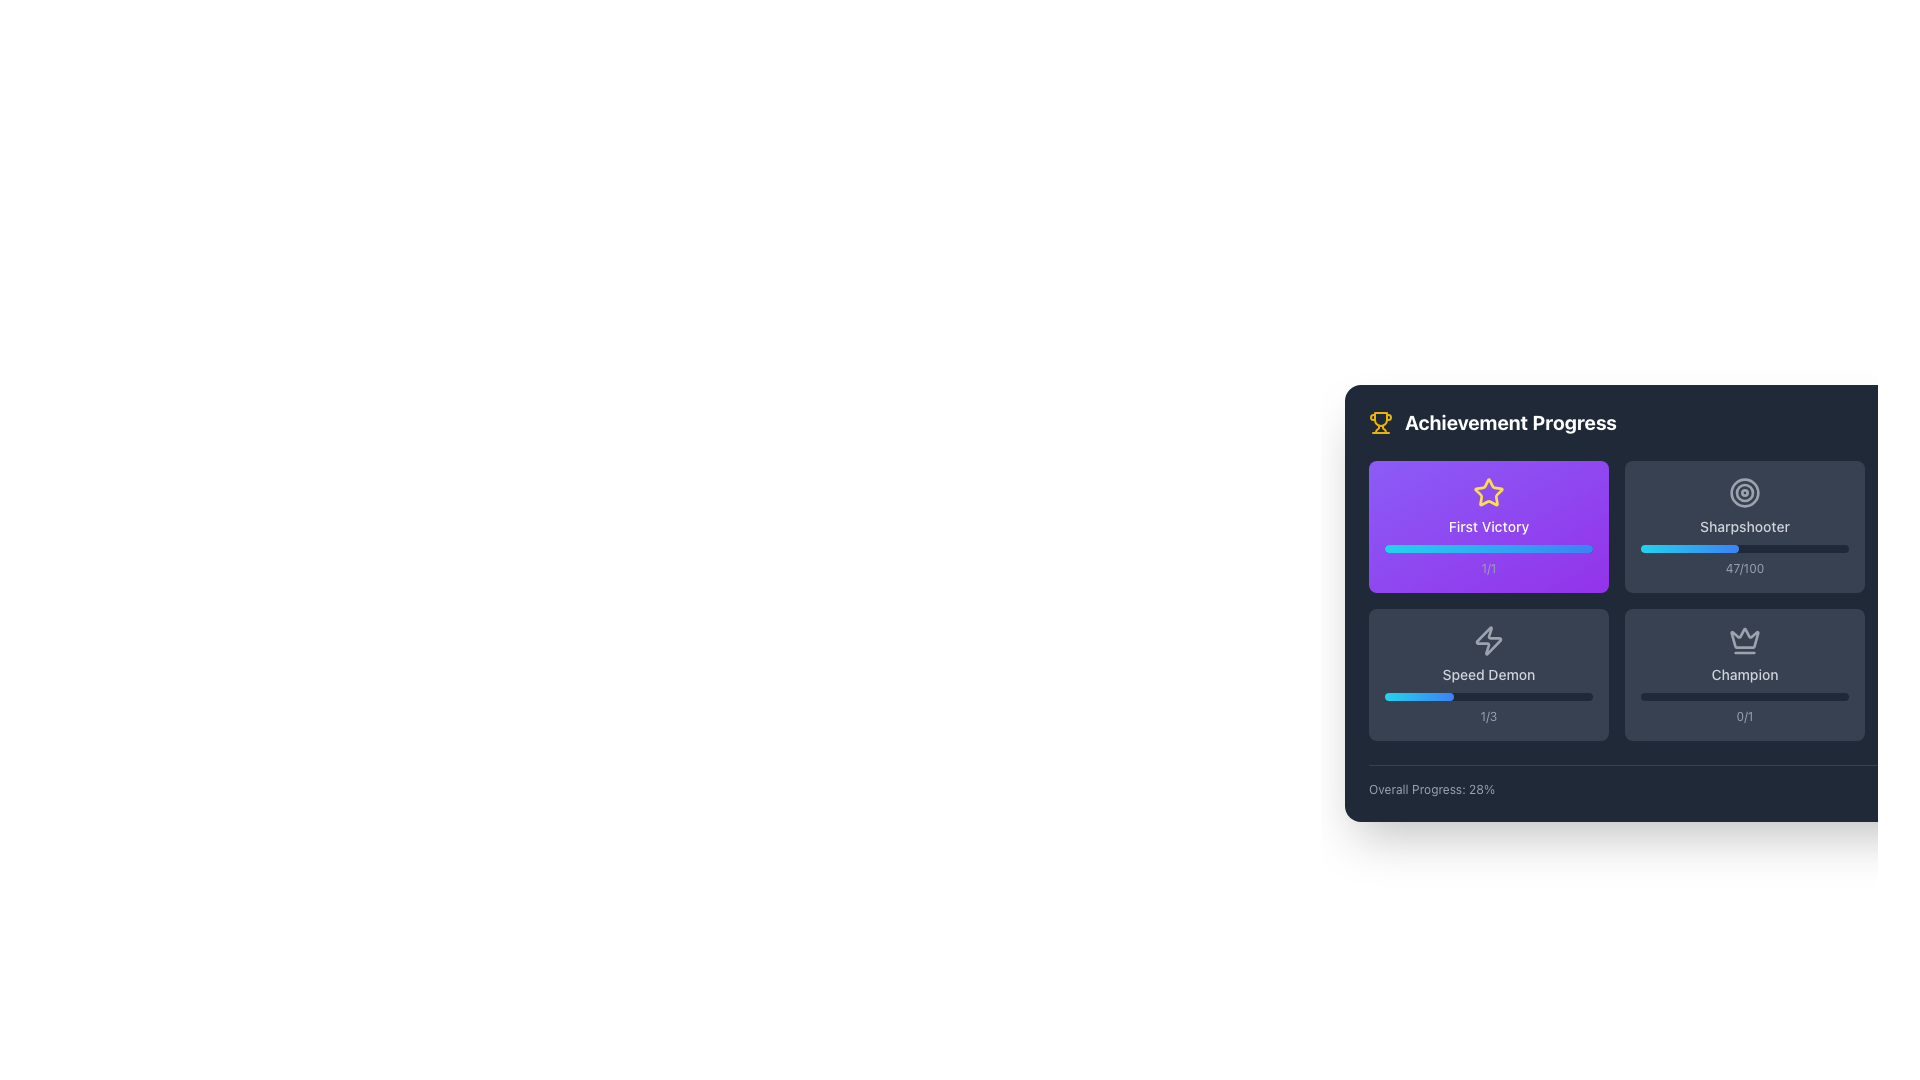 This screenshot has width=1920, height=1080. What do you see at coordinates (1511, 422) in the screenshot?
I see `the header text indicating user achievement progress, located at the top-left corner of the achievement section, immediately to the right of the trophy icon` at bounding box center [1511, 422].